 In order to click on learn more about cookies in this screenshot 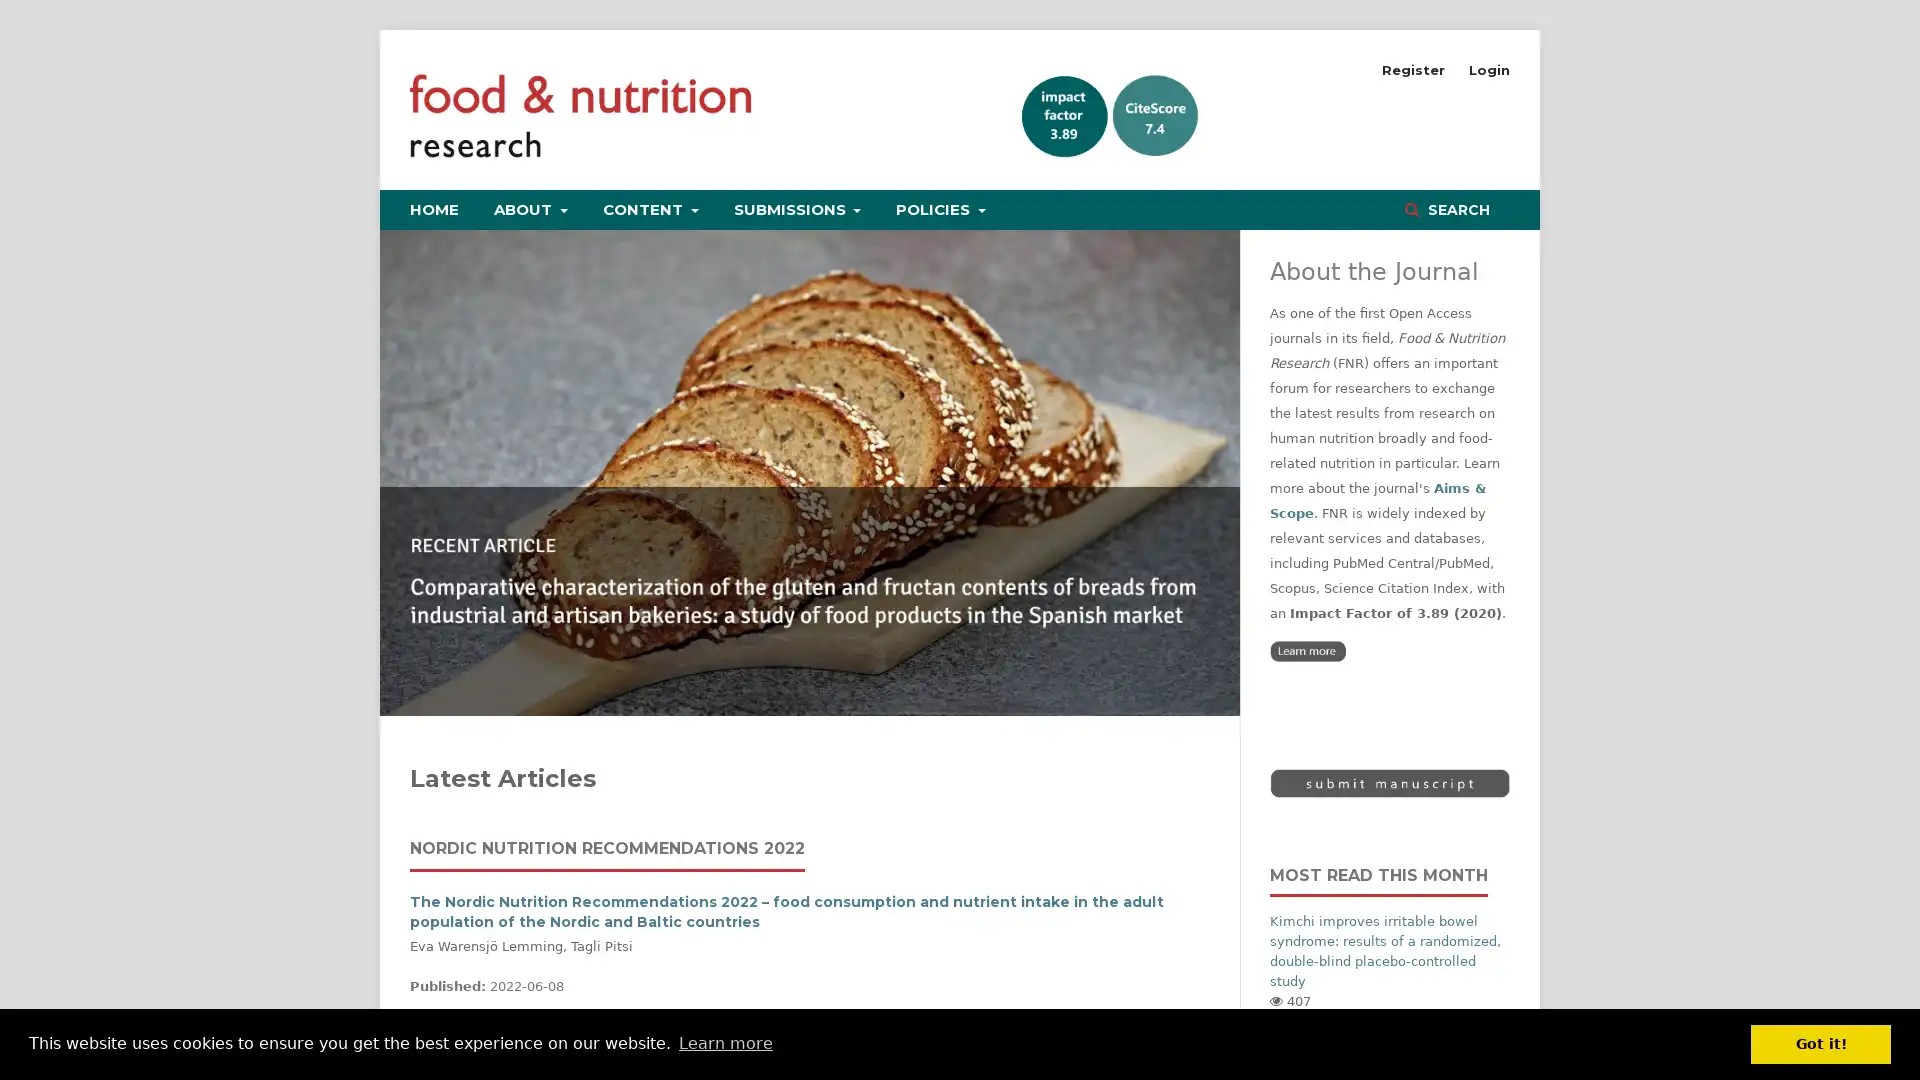, I will do `click(724, 1043)`.